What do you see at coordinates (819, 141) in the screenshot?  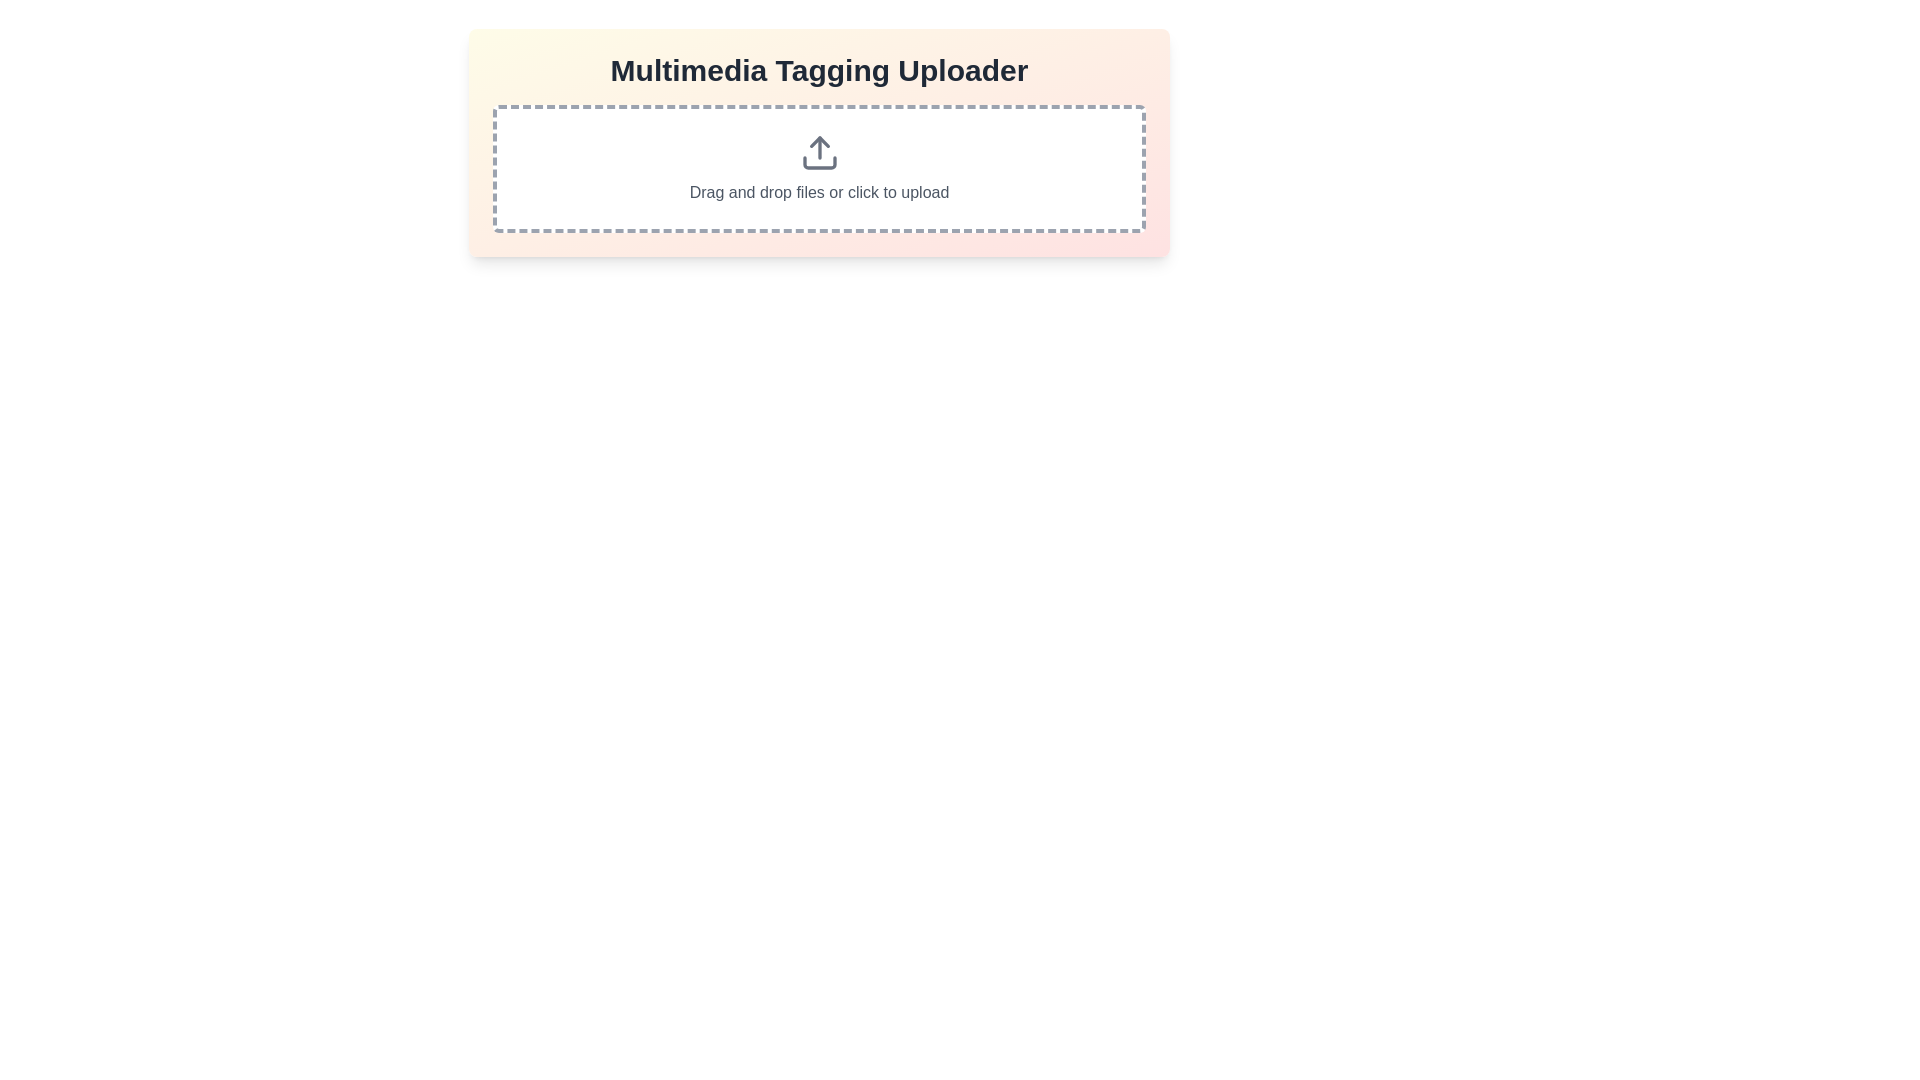 I see `files into the dashed rectangle area of the file upload component` at bounding box center [819, 141].